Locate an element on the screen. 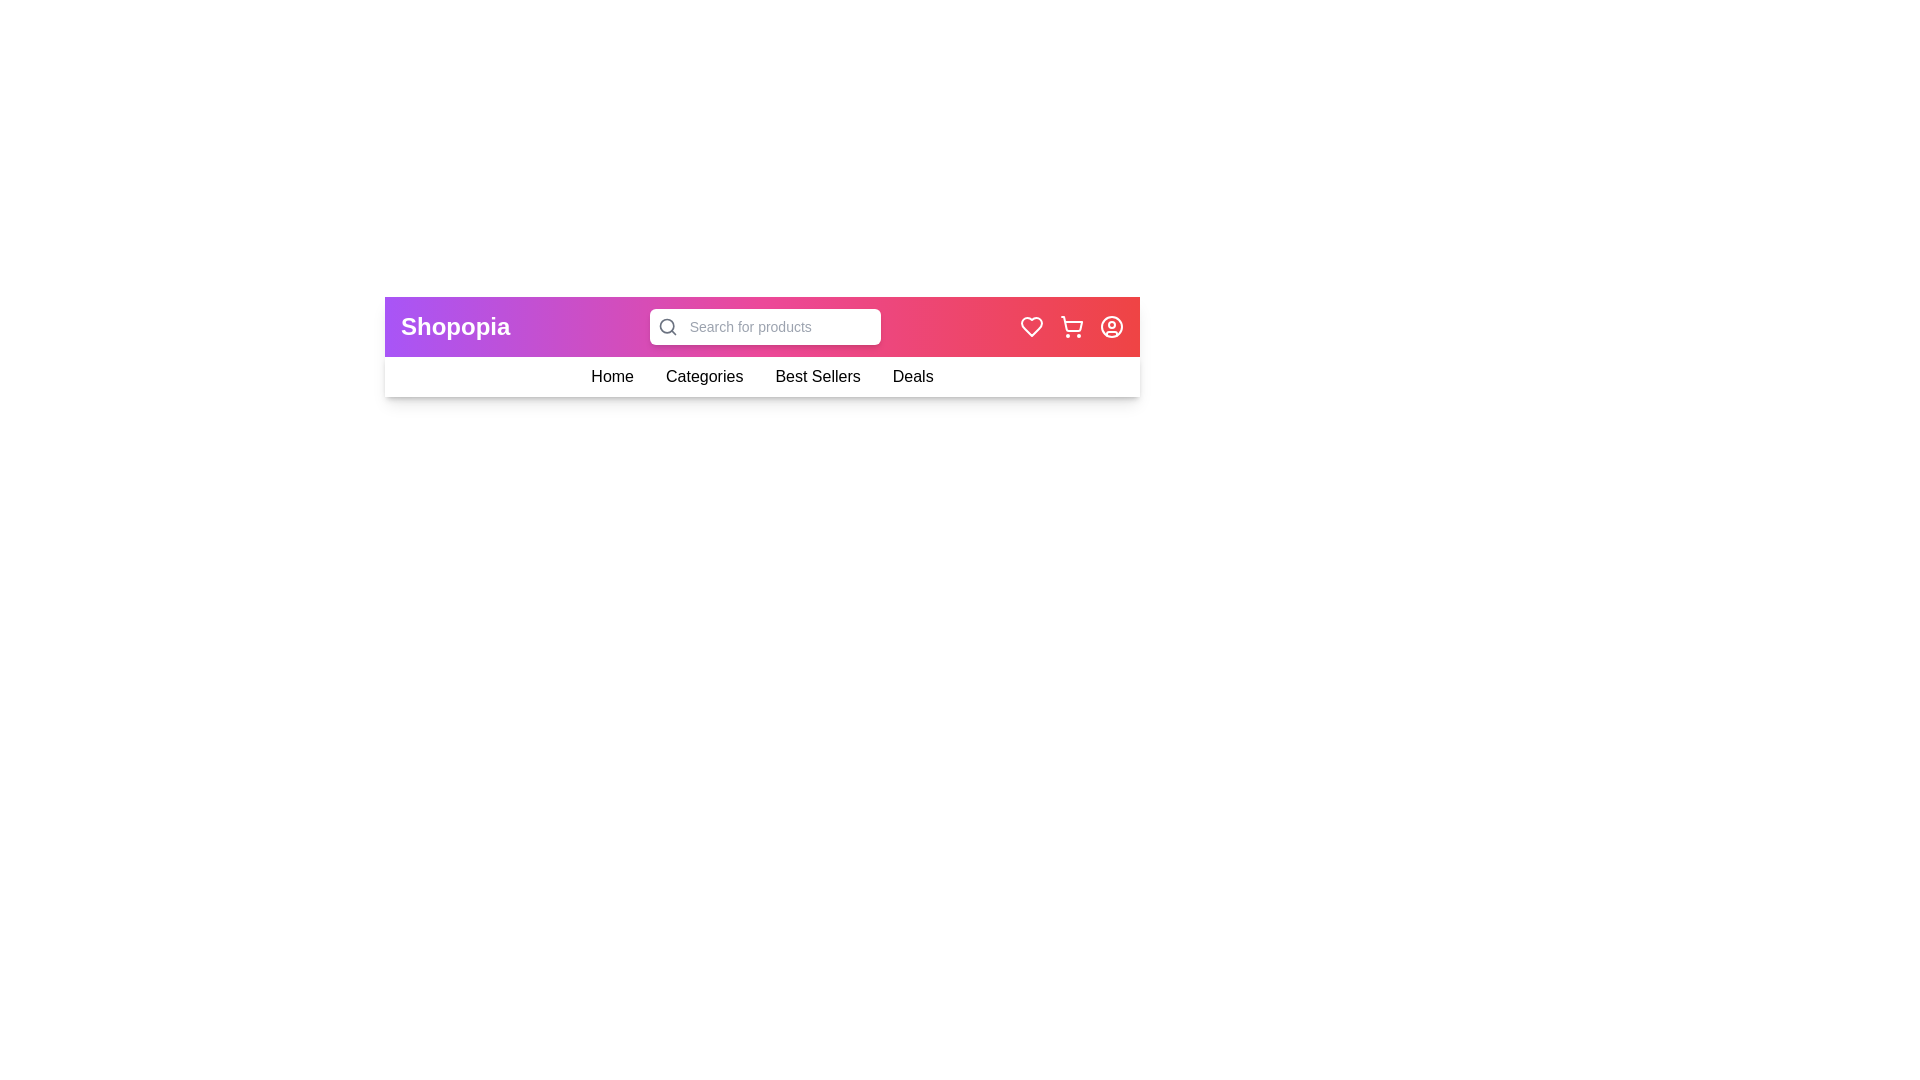 This screenshot has height=1080, width=1920. the Shopopia logo to simulate user interaction is located at coordinates (454, 326).